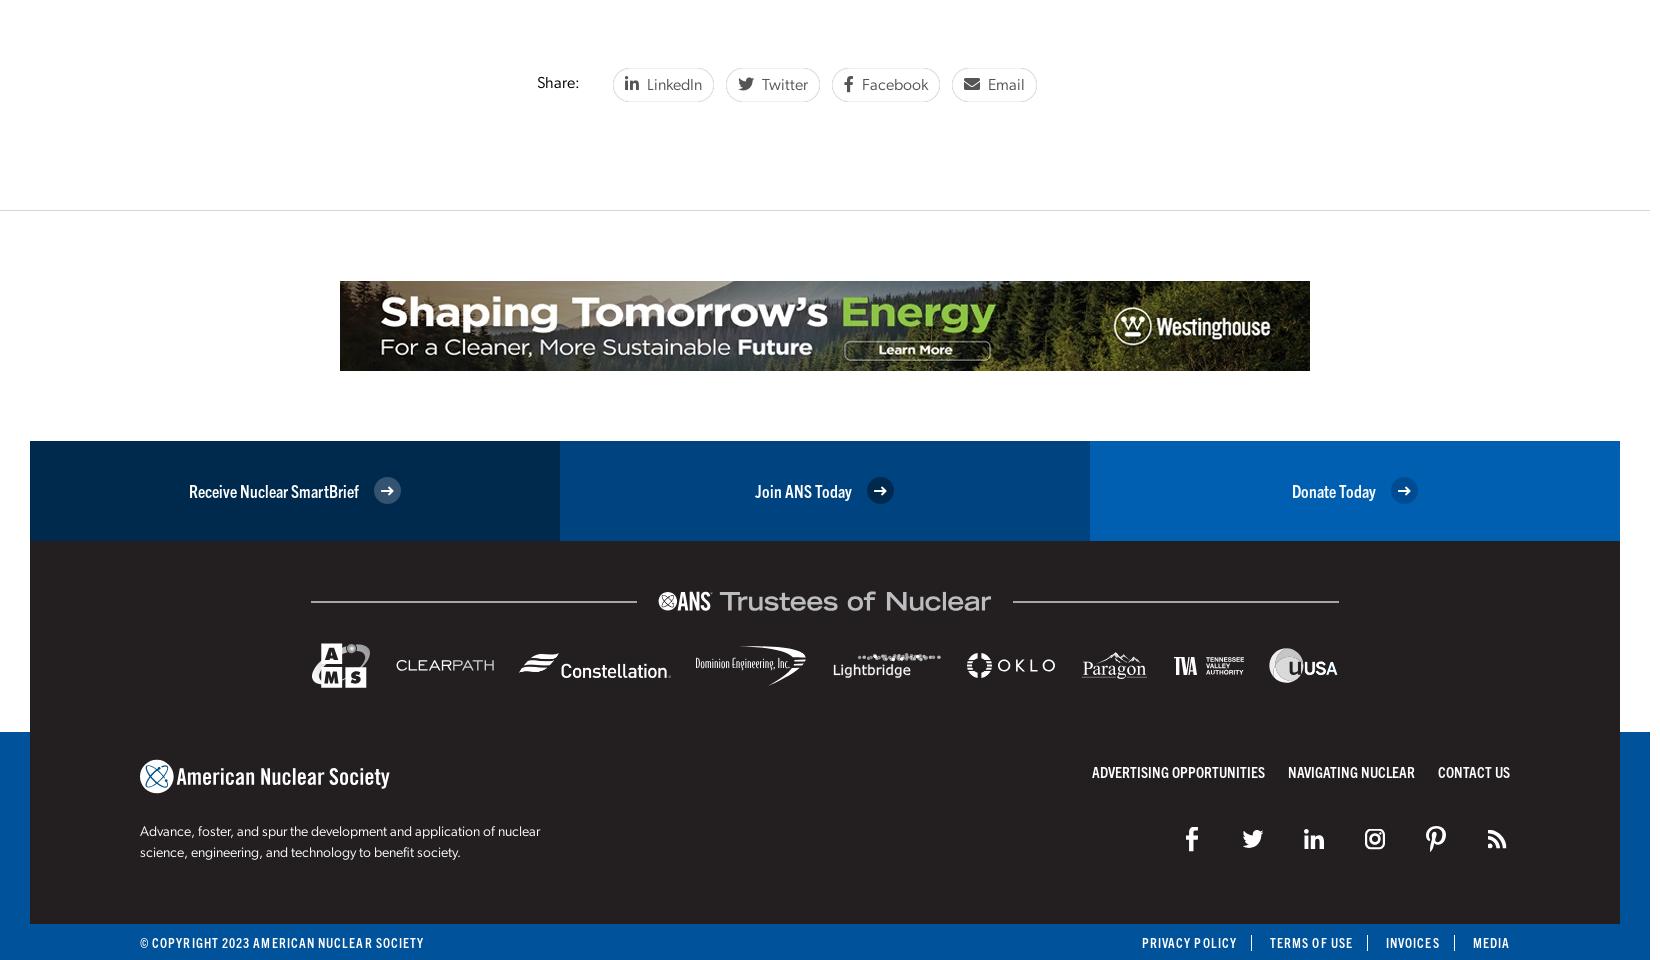 This screenshot has height=960, width=1660. I want to click on 'Advance, foster, and spur the development and application of nuclear science, engineering, and technology to benefit society.', so click(139, 841).